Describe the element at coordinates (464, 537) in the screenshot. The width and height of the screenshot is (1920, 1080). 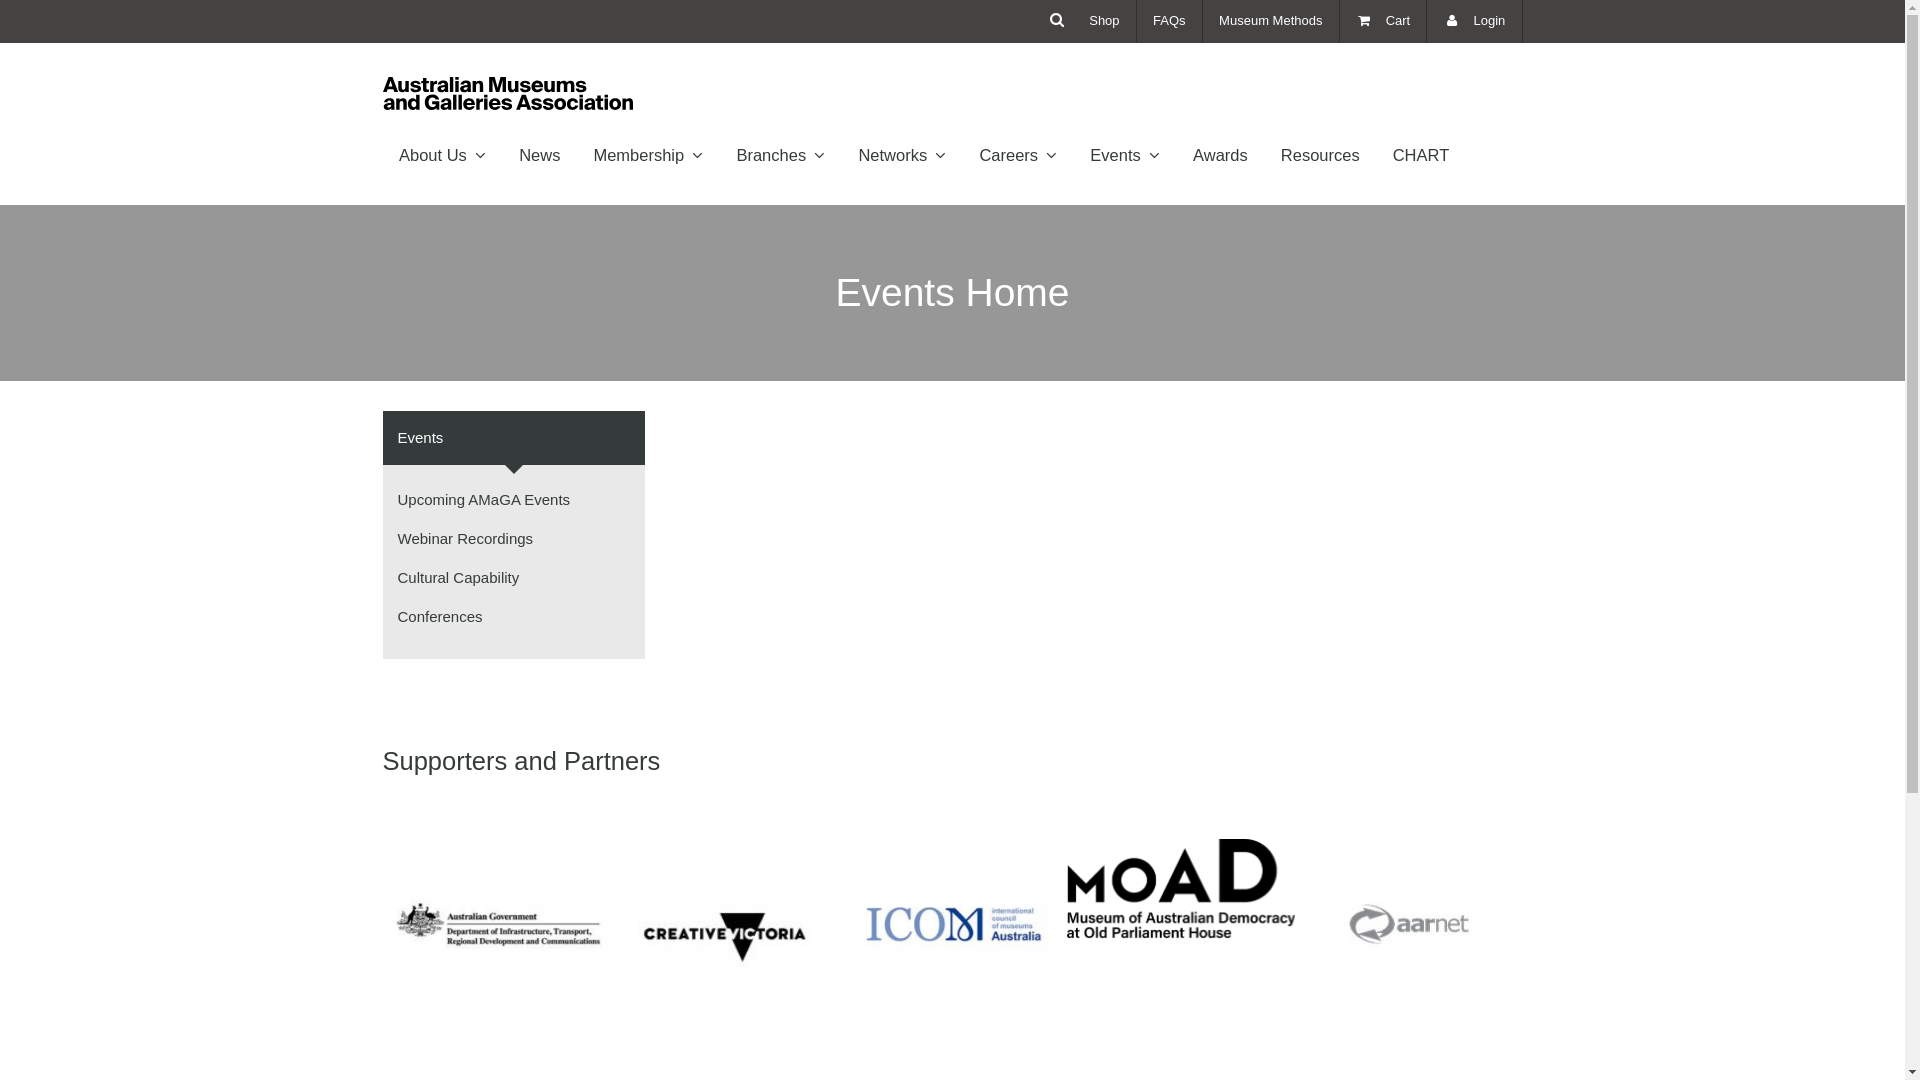
I see `'Webinar Recordings'` at that location.